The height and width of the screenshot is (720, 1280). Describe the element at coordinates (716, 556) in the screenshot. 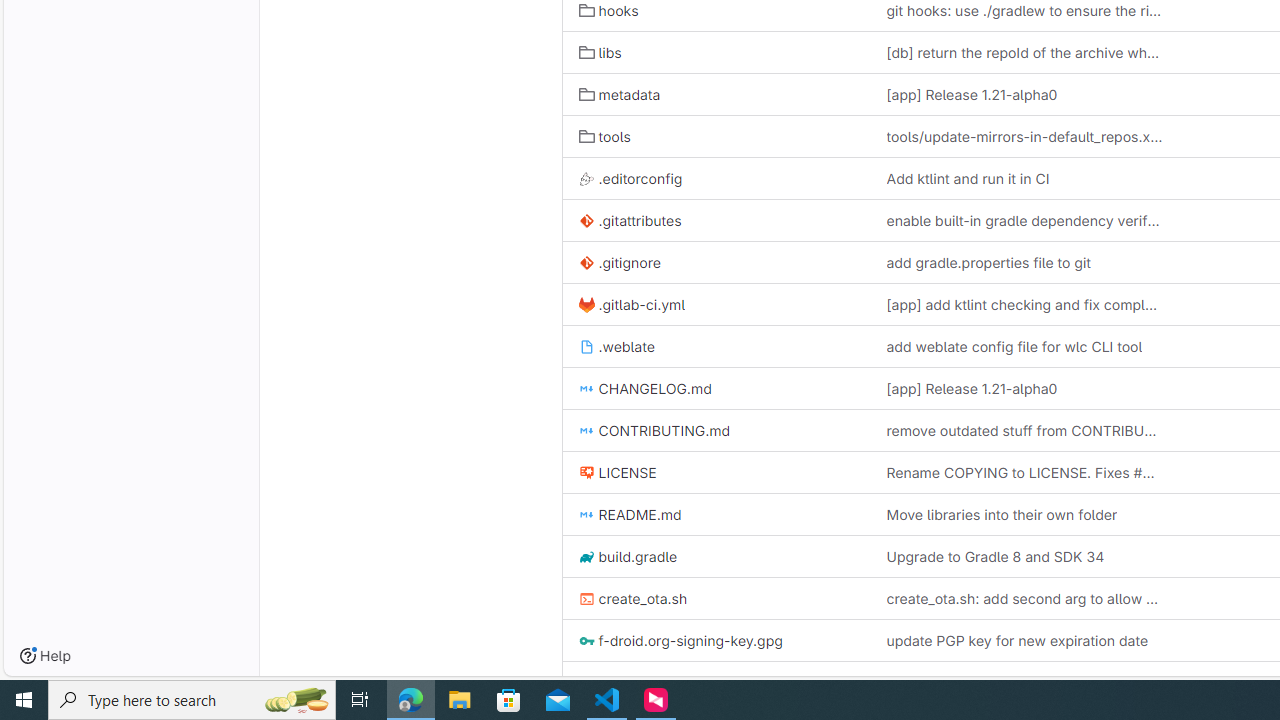

I see `'build.gradle'` at that location.